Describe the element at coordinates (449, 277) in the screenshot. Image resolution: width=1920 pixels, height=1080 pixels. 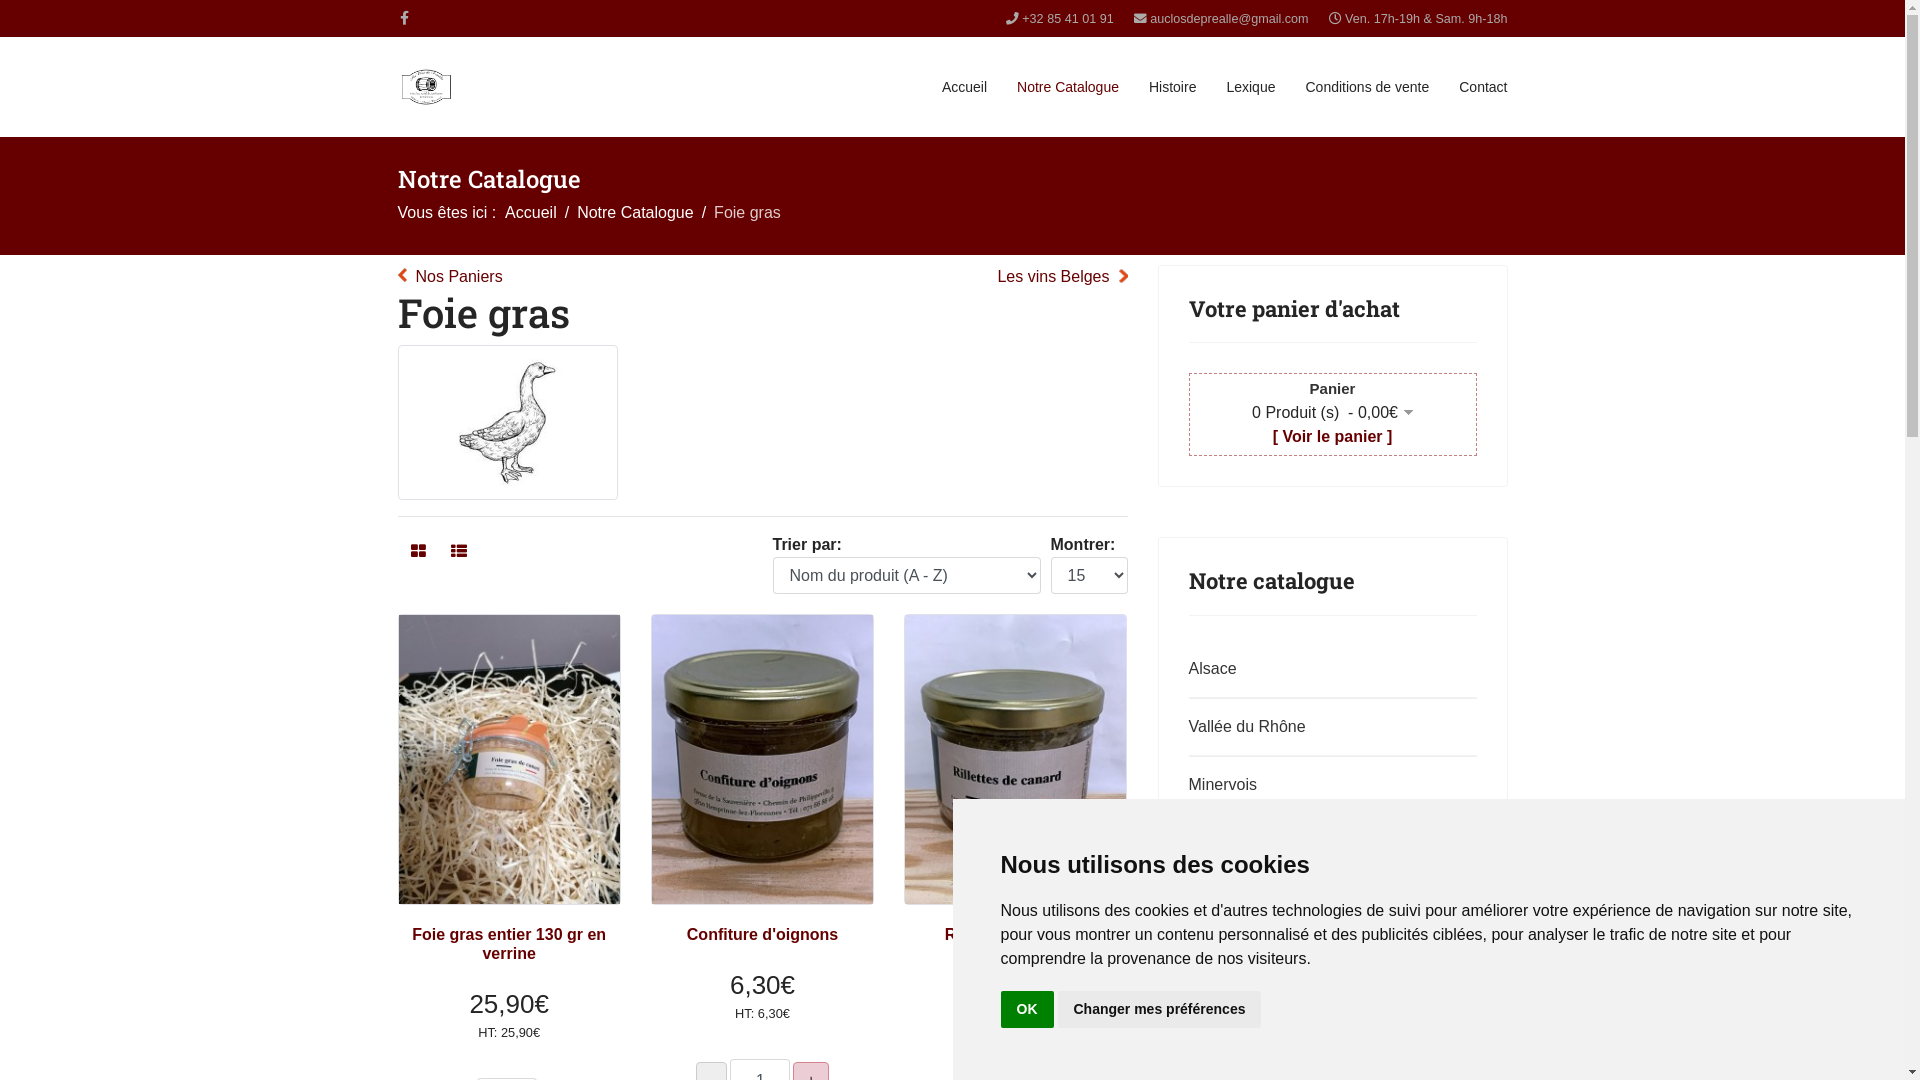
I see `'Nos Paniers'` at that location.